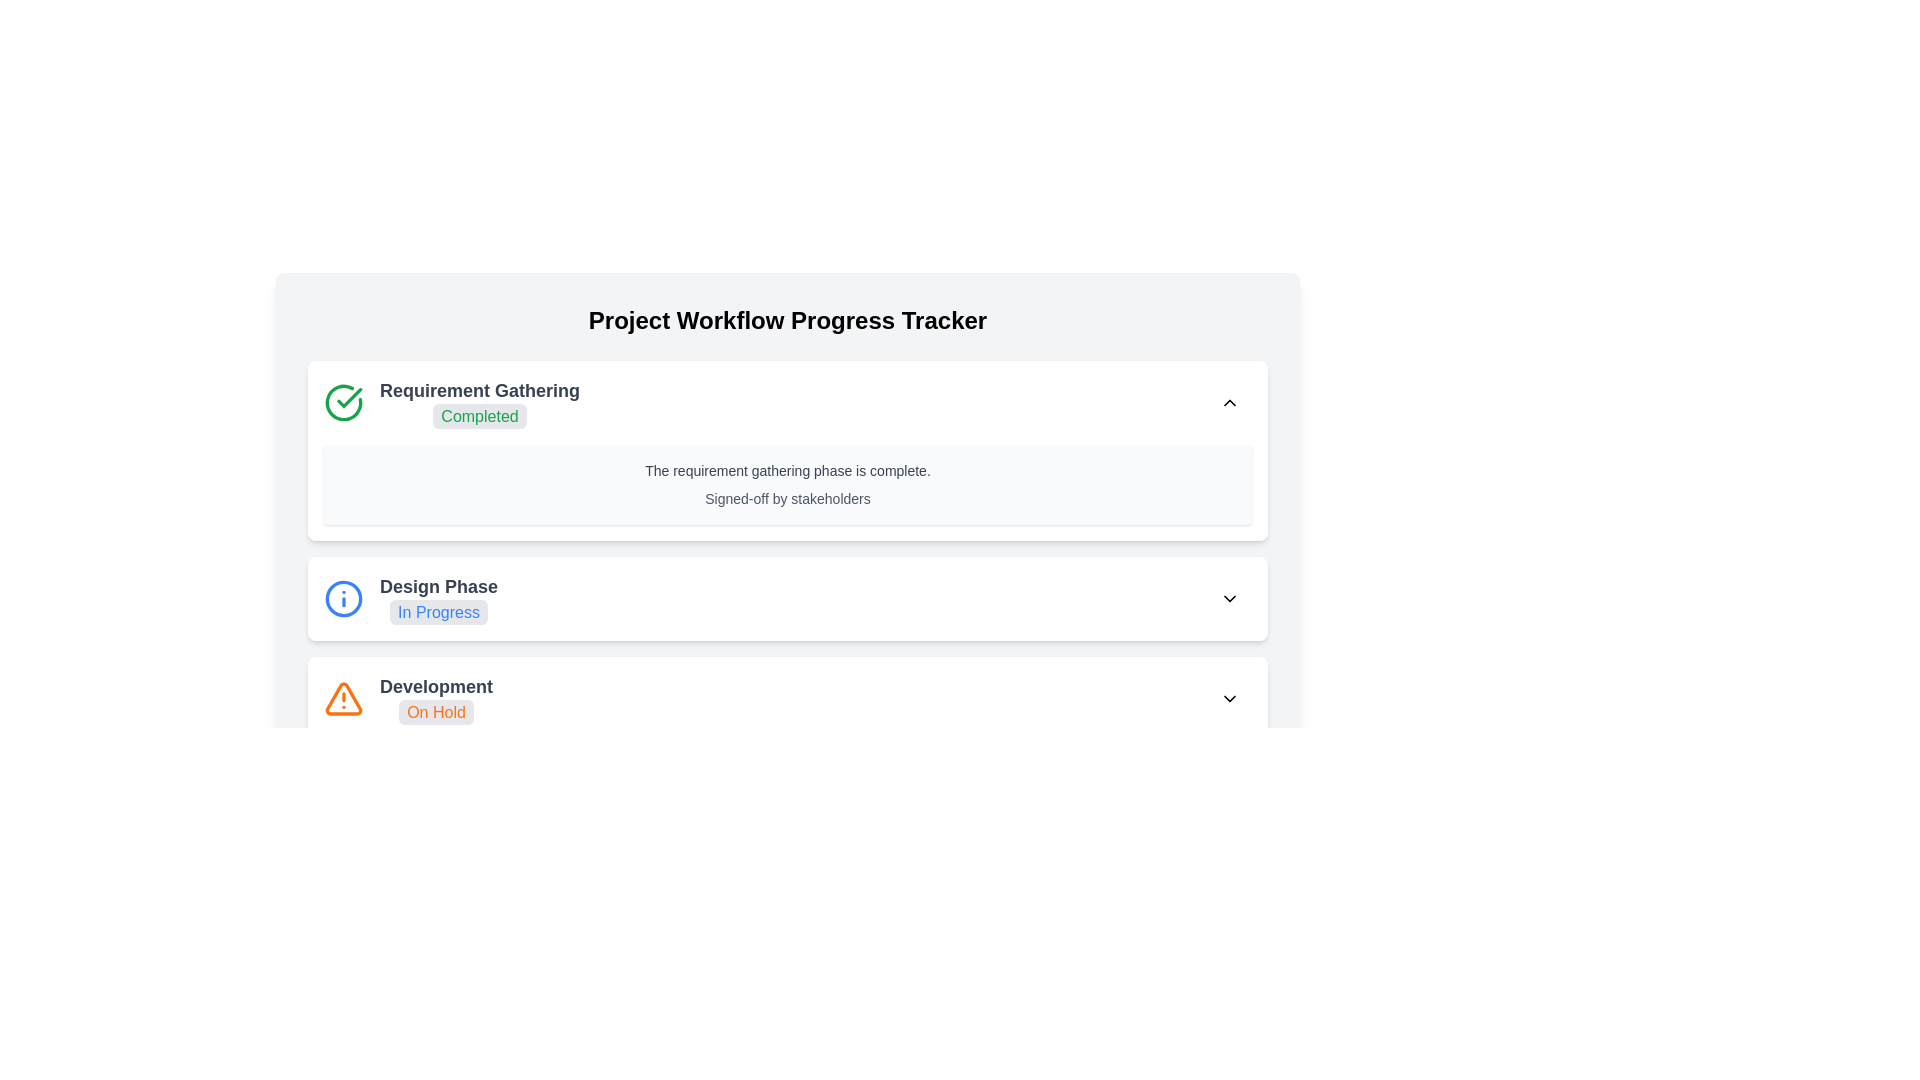 The image size is (1920, 1080). Describe the element at coordinates (438, 597) in the screenshot. I see `information displayed in the 'Design Phase' status indicator, which shows 'In Progress' in the workflow tracker` at that location.